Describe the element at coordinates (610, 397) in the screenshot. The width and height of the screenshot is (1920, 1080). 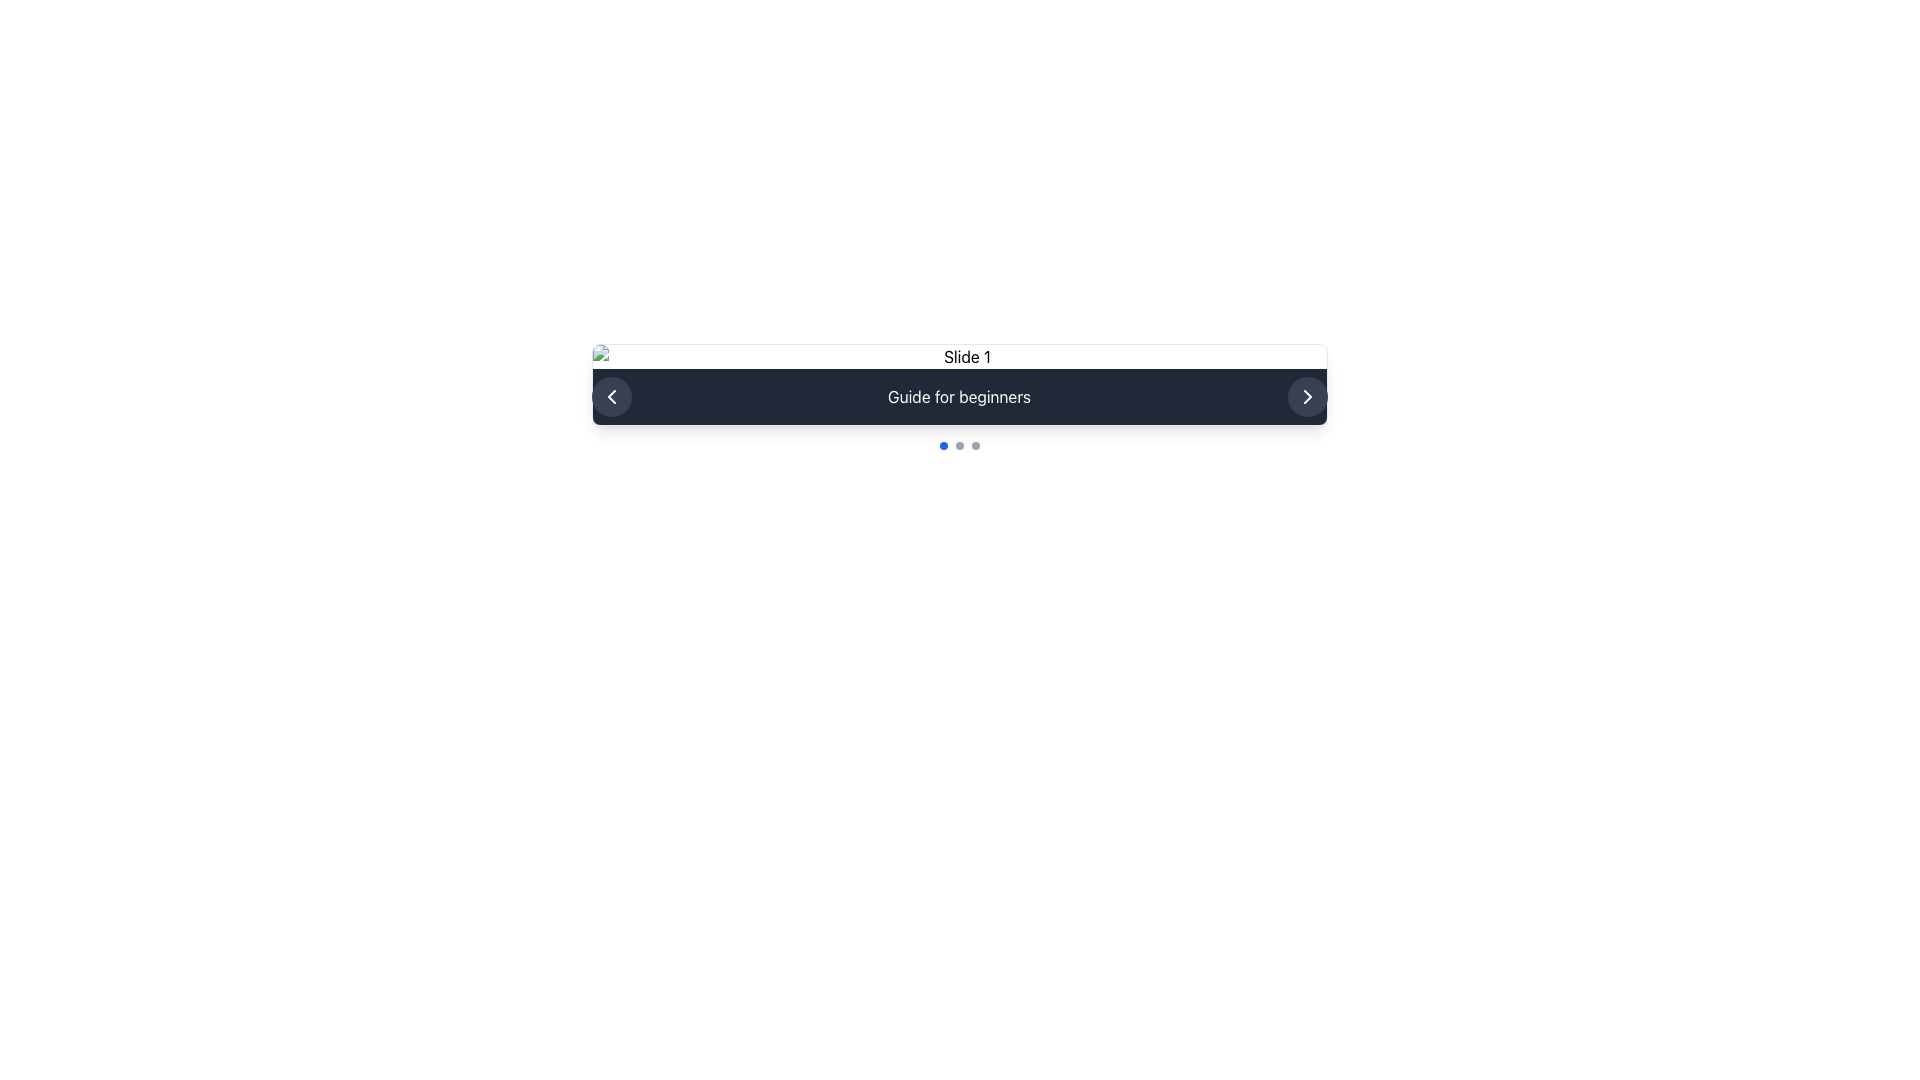
I see `the left navigation button` at that location.